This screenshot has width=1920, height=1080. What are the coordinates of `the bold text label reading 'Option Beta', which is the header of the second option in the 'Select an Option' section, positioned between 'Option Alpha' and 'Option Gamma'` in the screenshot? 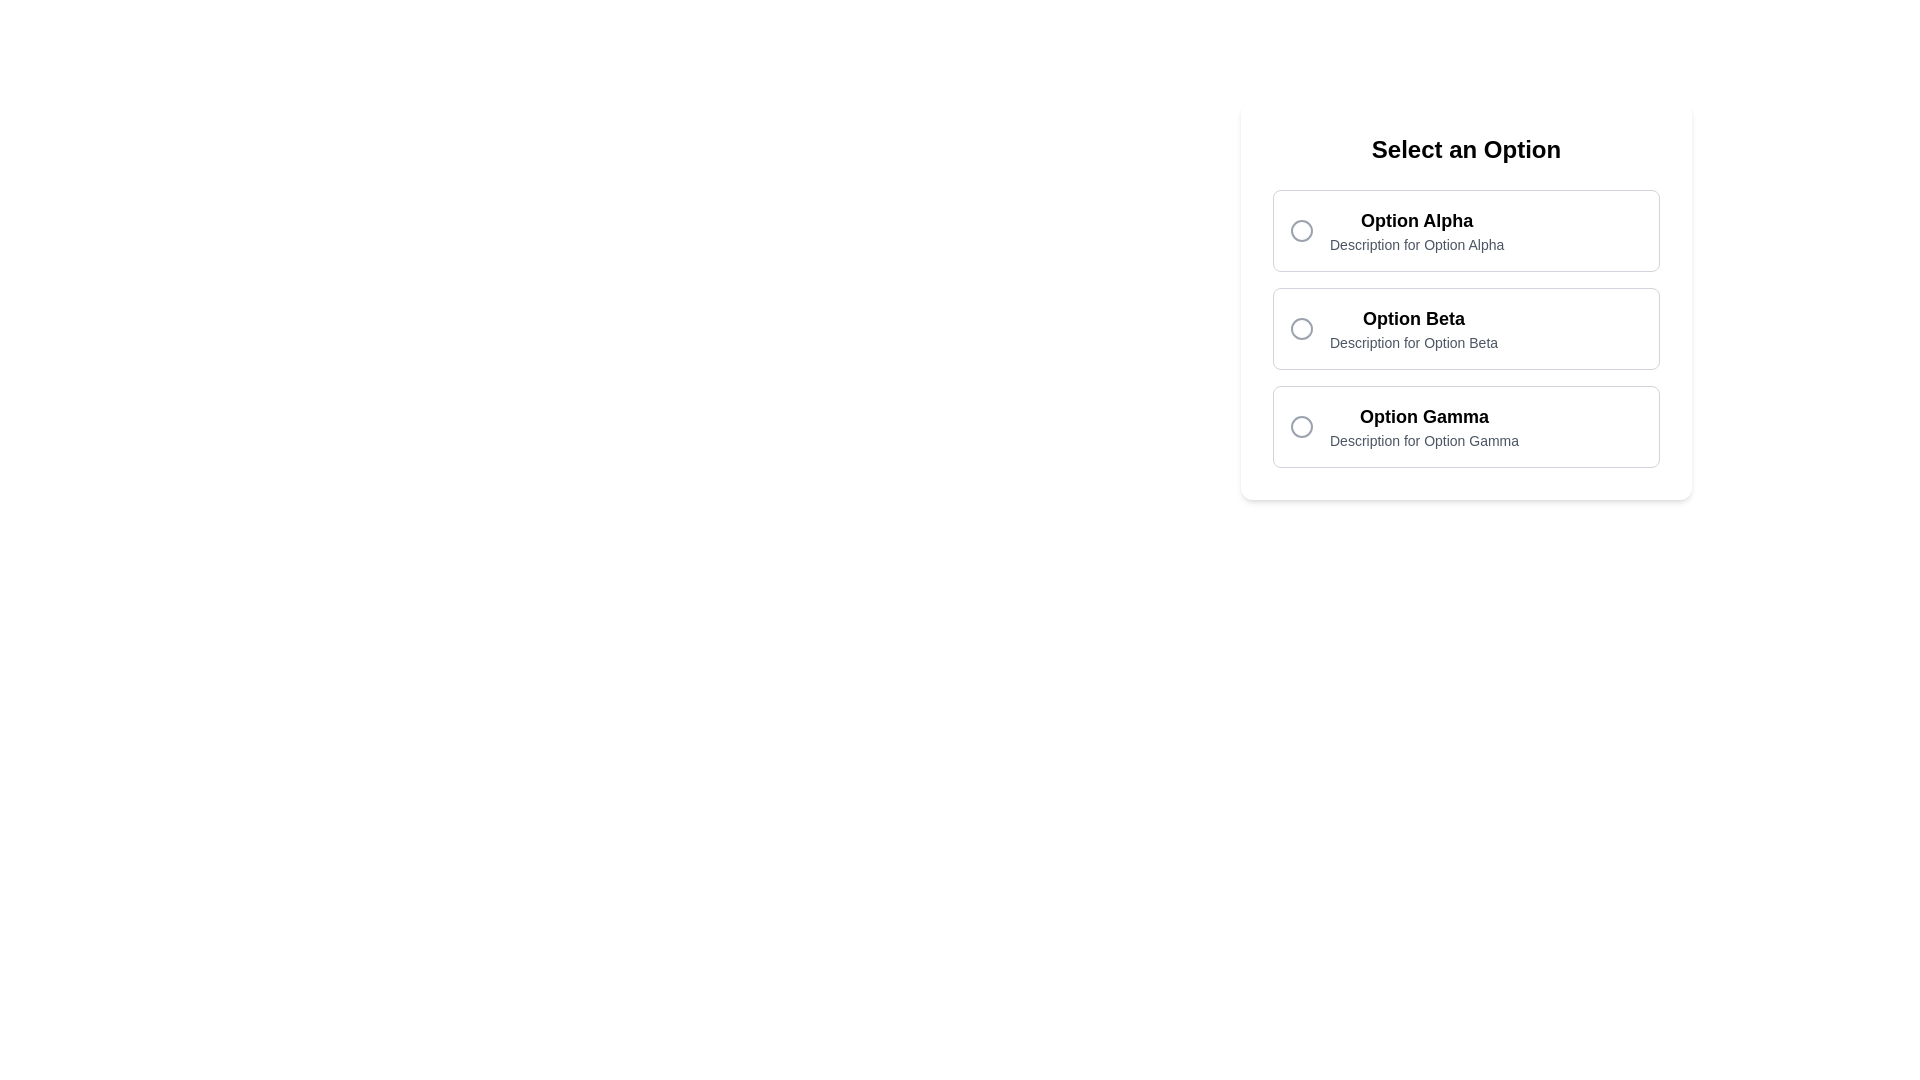 It's located at (1413, 318).